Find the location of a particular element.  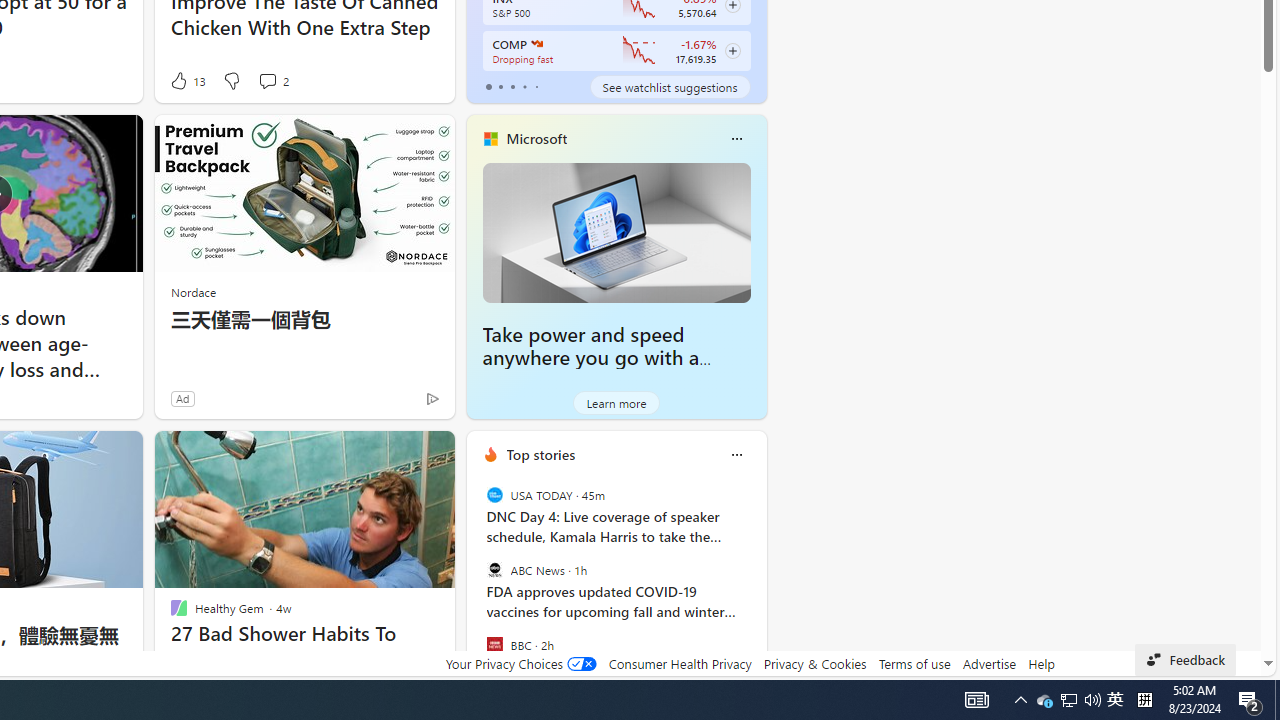

'tab-3' is located at coordinates (524, 86).